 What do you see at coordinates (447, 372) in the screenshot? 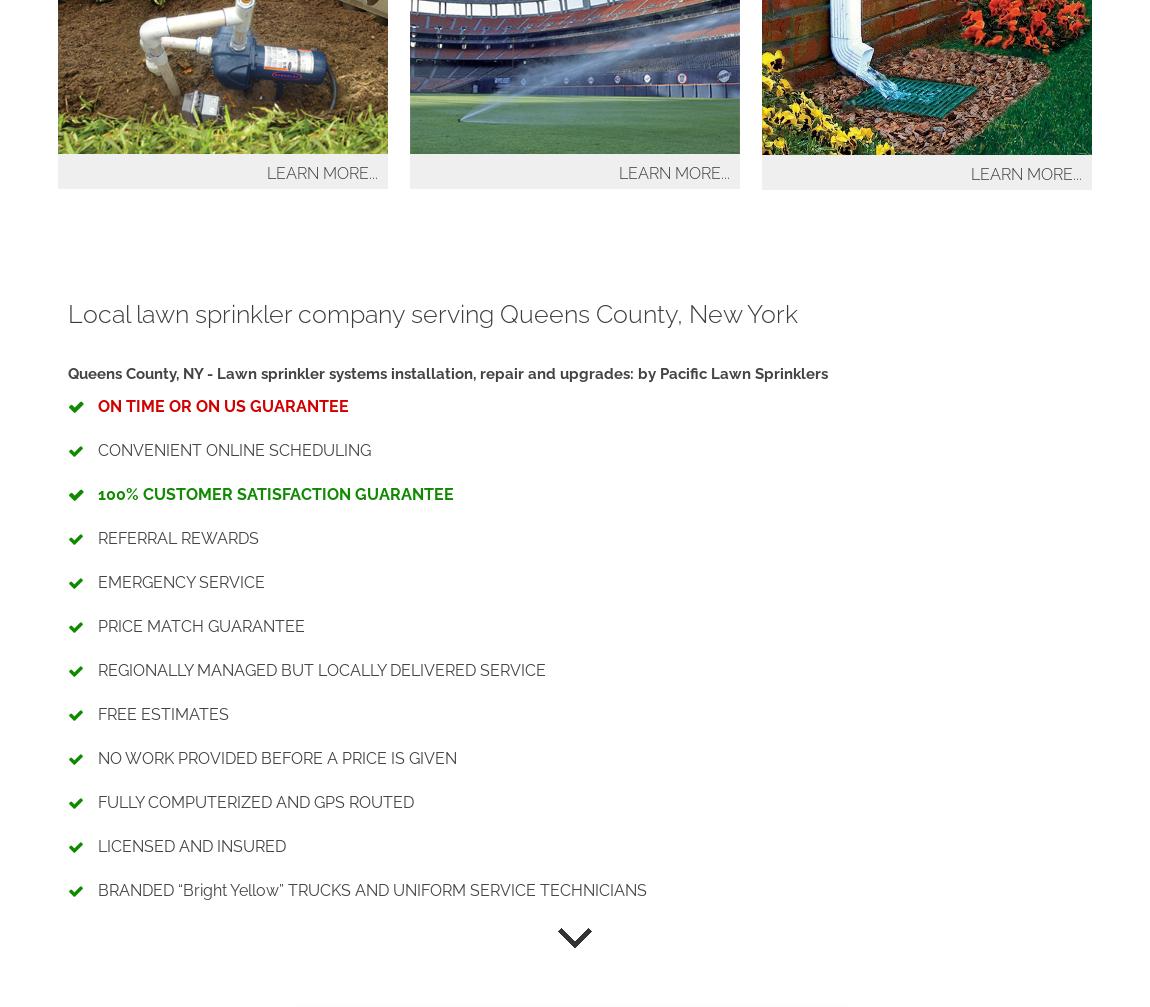
I see `'Queens County, NY - Lawn sprinkler systems installation, repair and upgrades: by Pacific Lawn Sprinklers'` at bounding box center [447, 372].